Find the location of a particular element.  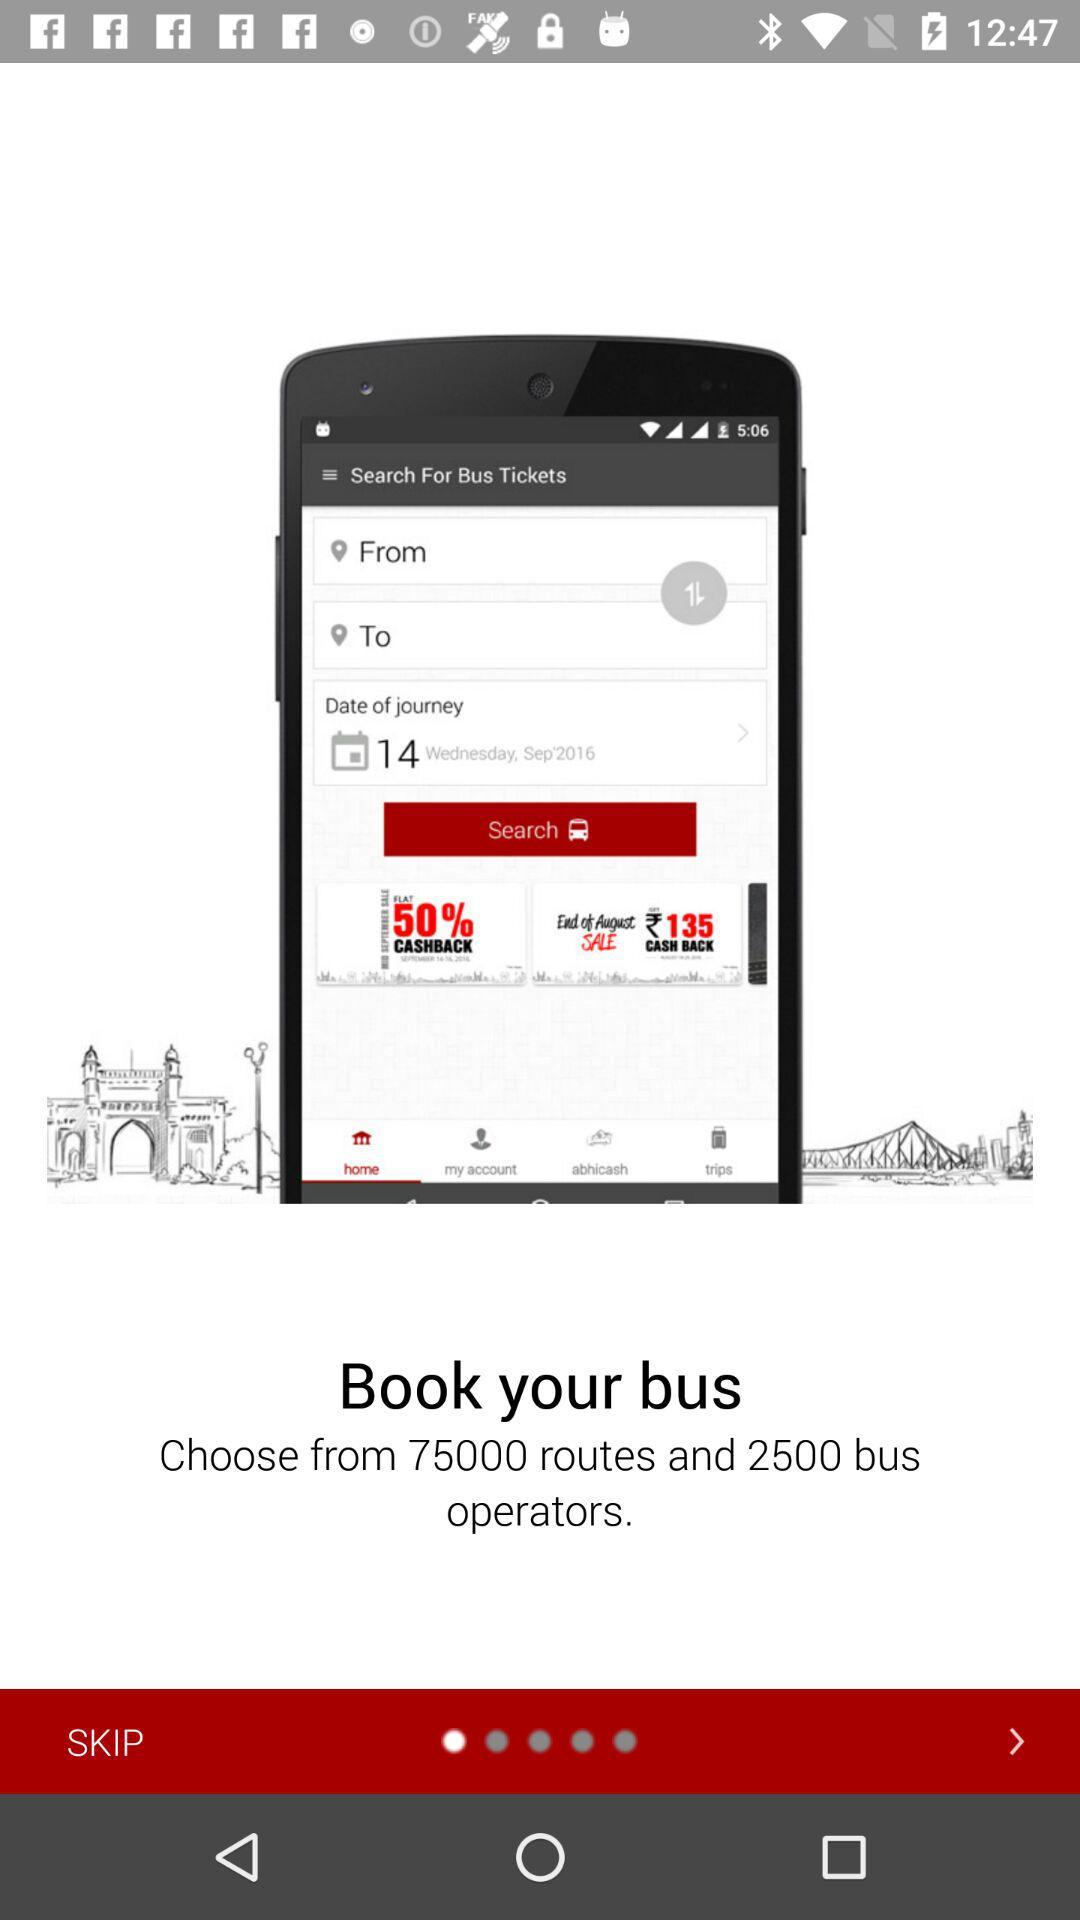

the arrow_forward icon is located at coordinates (1017, 1740).